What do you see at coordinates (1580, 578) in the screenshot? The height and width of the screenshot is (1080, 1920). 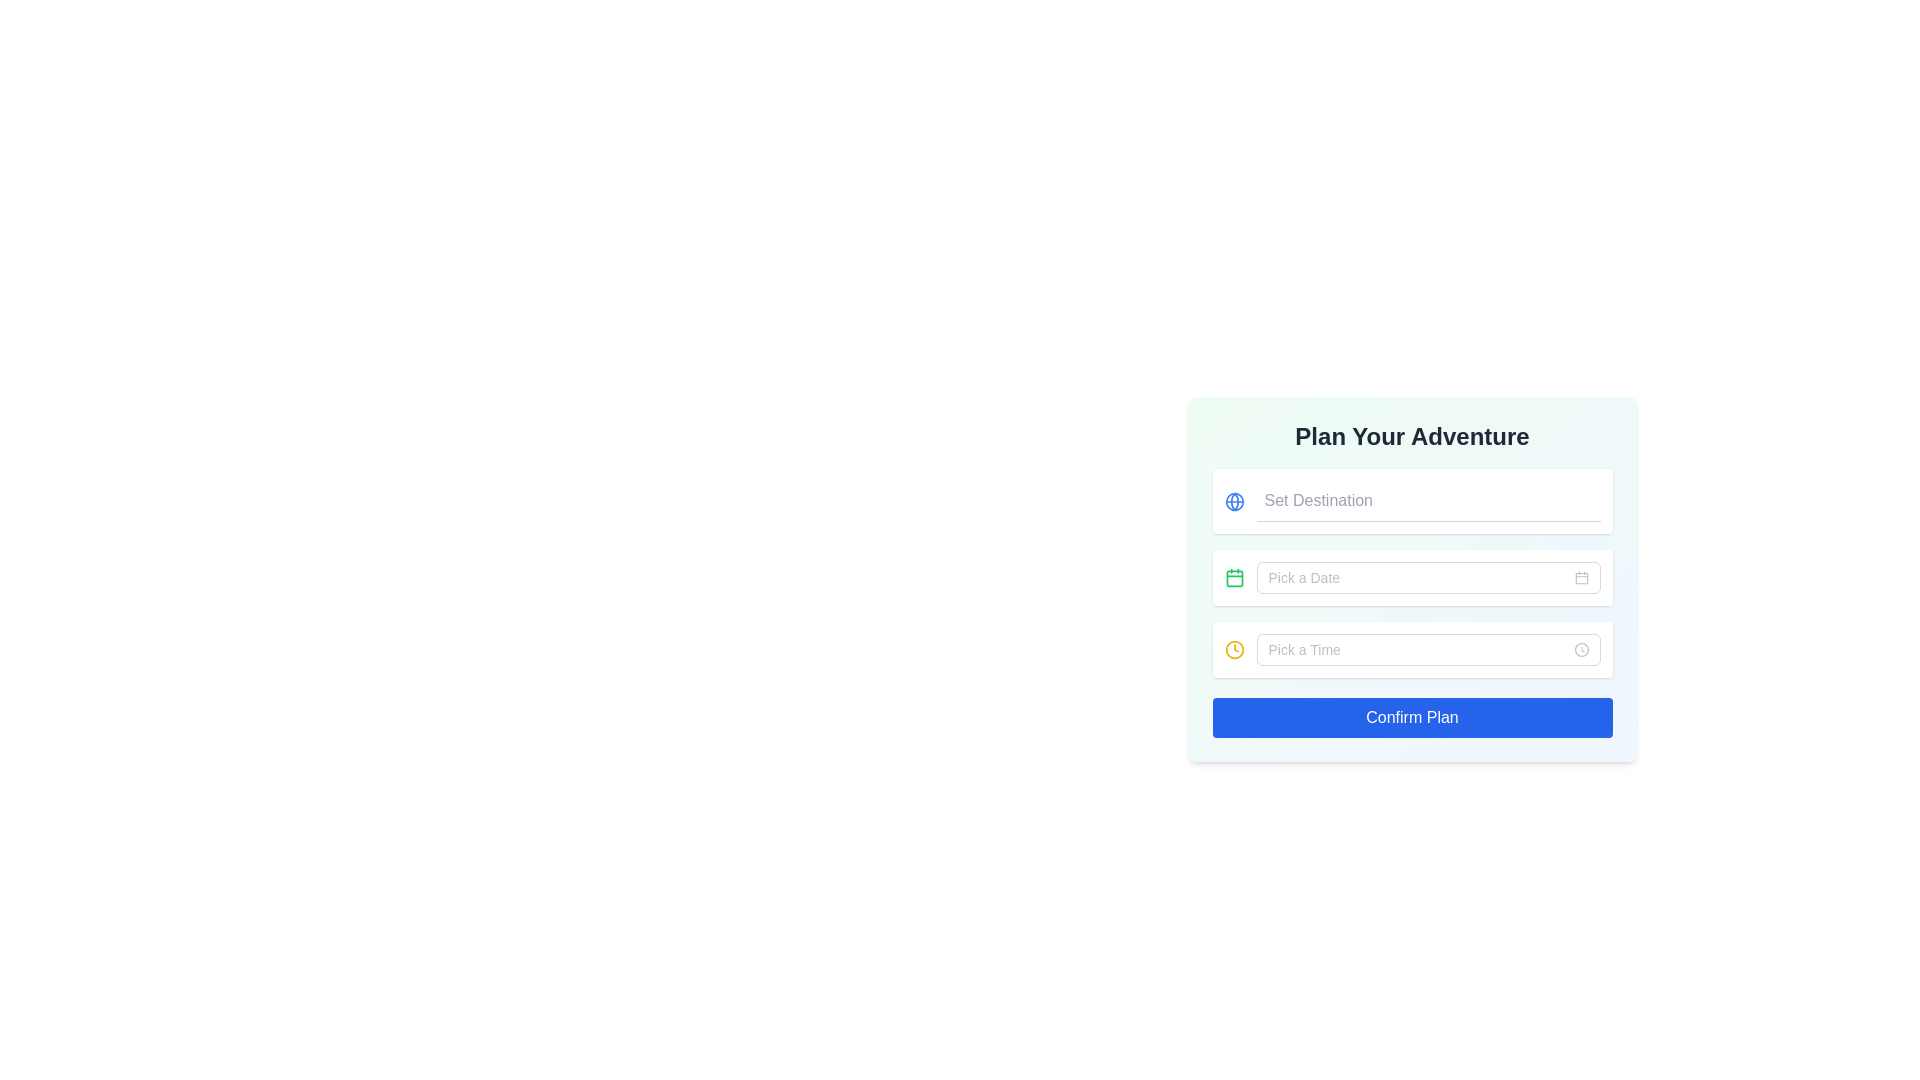 I see `the date picker icon located to the right of the 'Pick a Date' input field` at bounding box center [1580, 578].